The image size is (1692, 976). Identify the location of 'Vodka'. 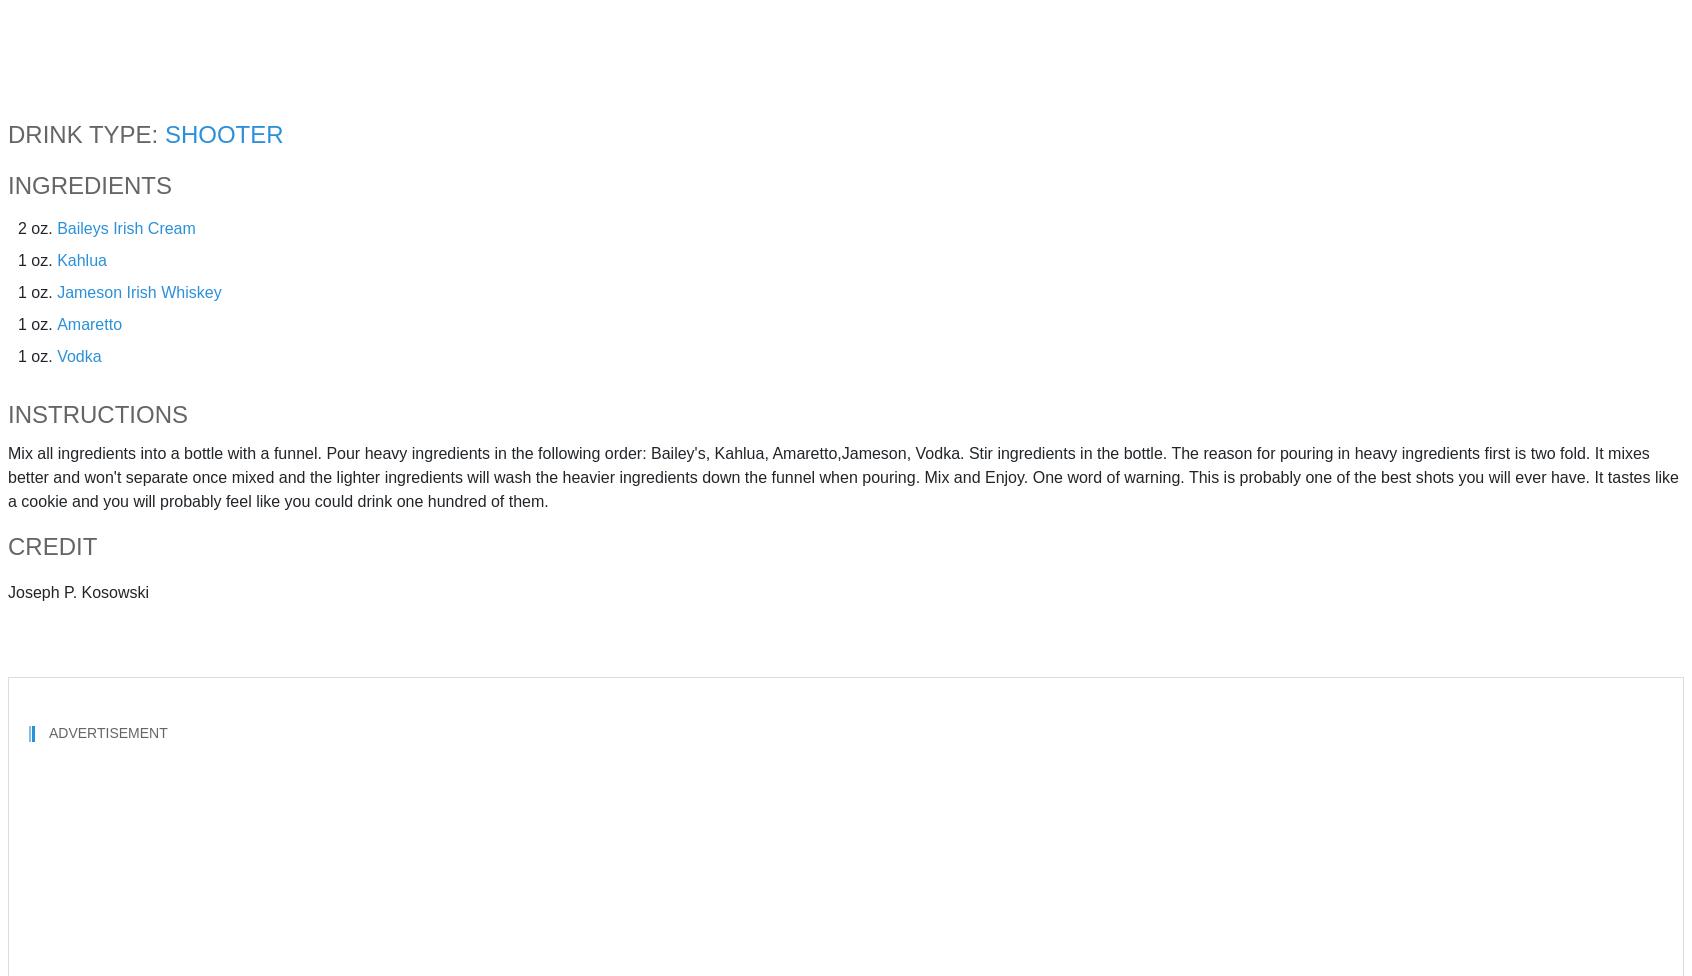
(79, 355).